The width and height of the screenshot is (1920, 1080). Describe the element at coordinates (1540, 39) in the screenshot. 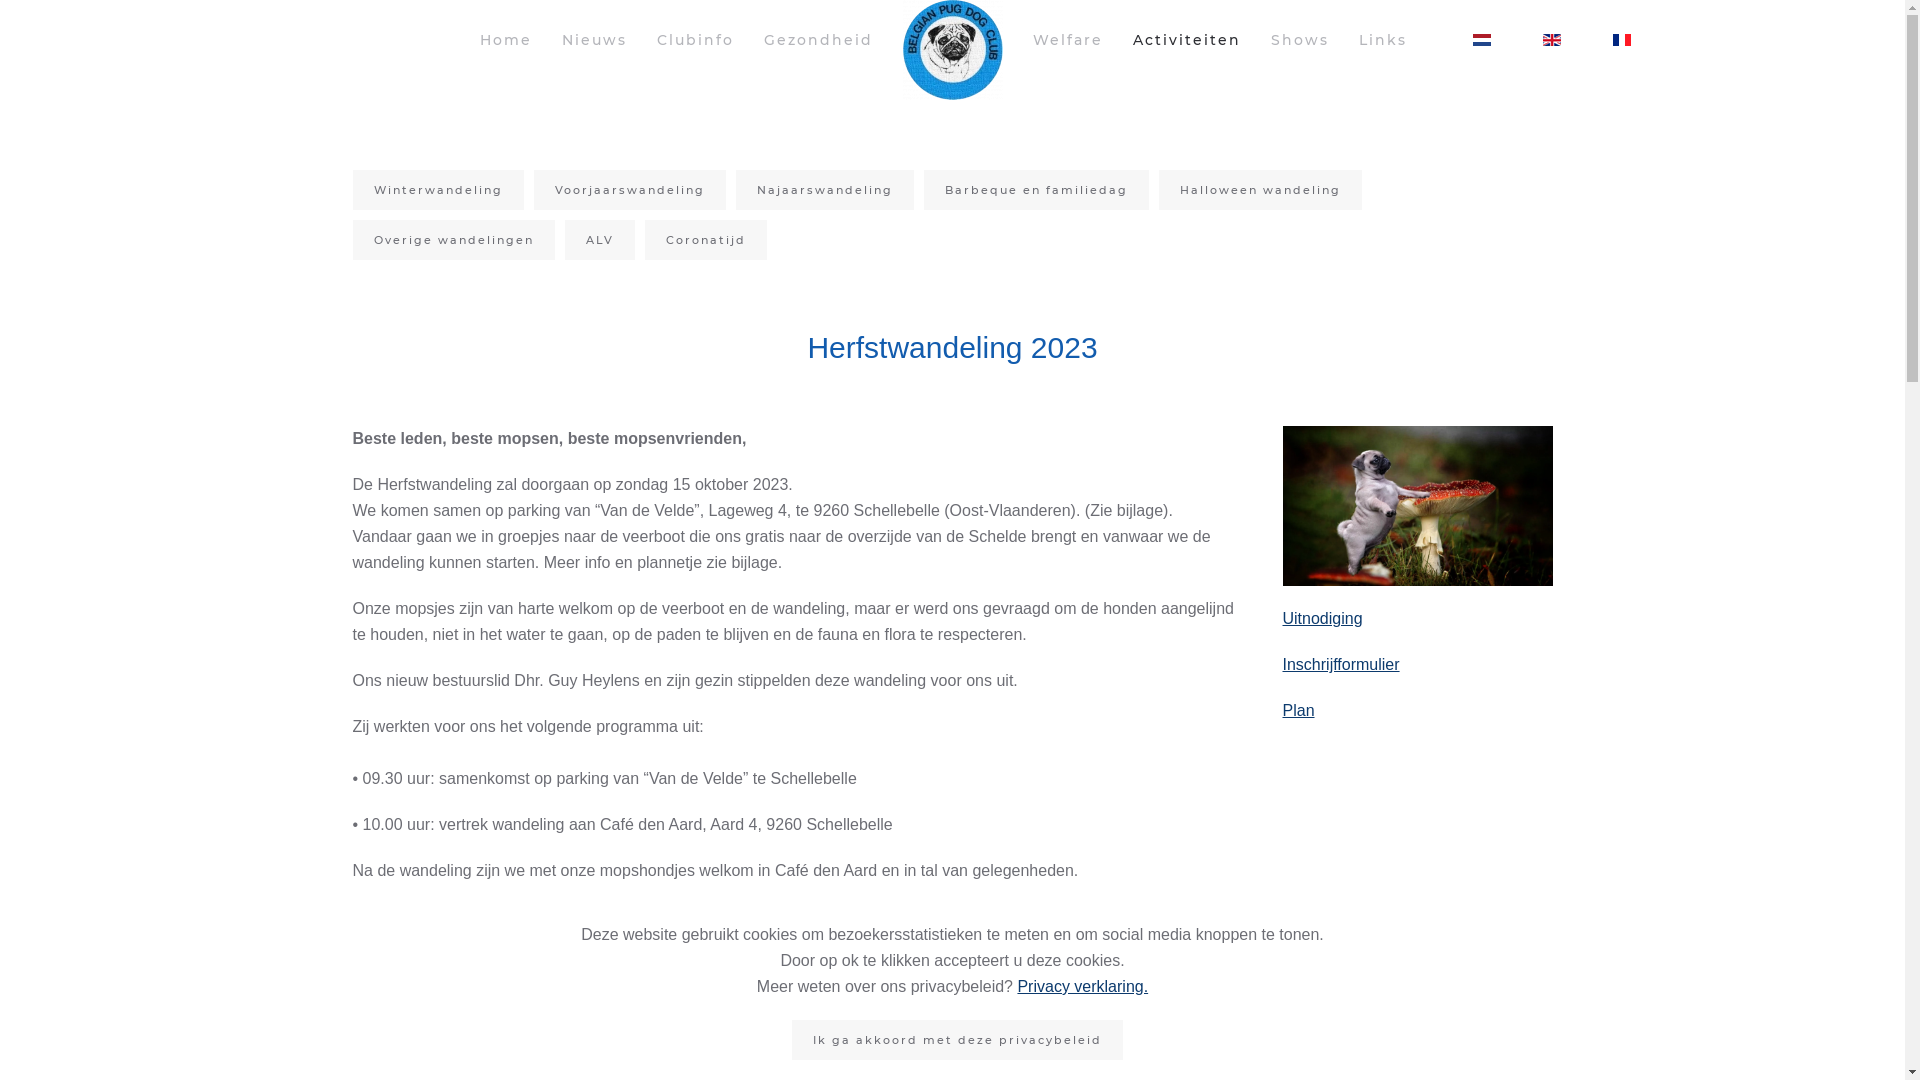

I see `'English (United Kingdom)'` at that location.